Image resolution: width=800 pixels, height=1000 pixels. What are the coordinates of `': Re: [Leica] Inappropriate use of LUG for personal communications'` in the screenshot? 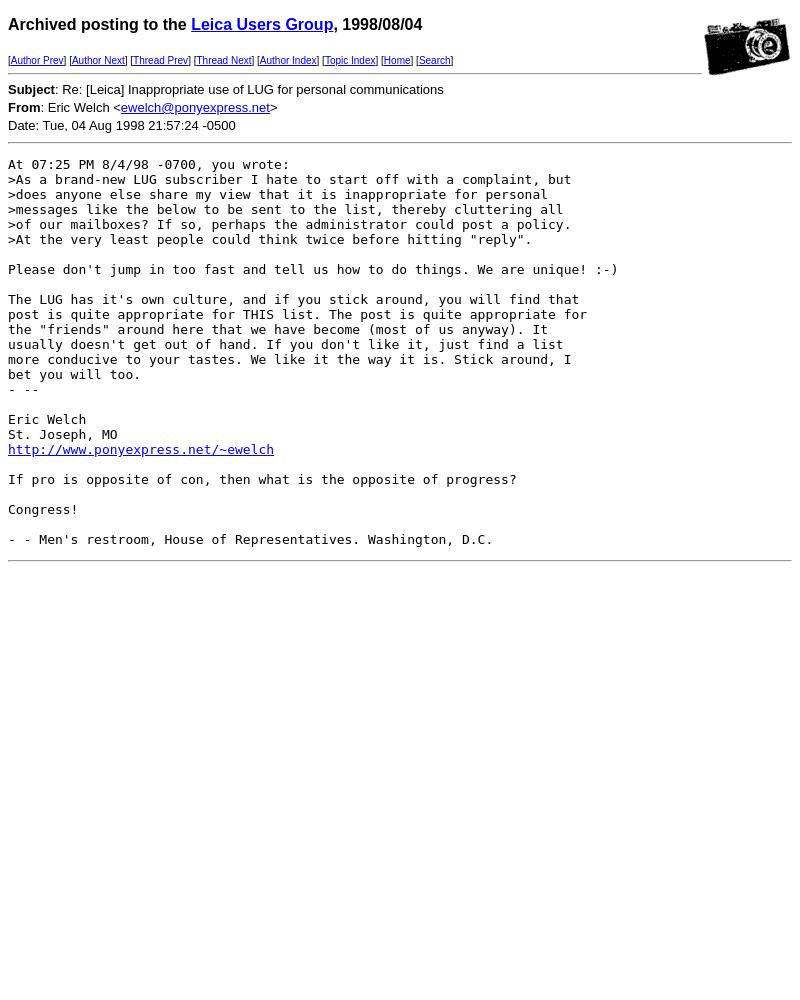 It's located at (247, 88).